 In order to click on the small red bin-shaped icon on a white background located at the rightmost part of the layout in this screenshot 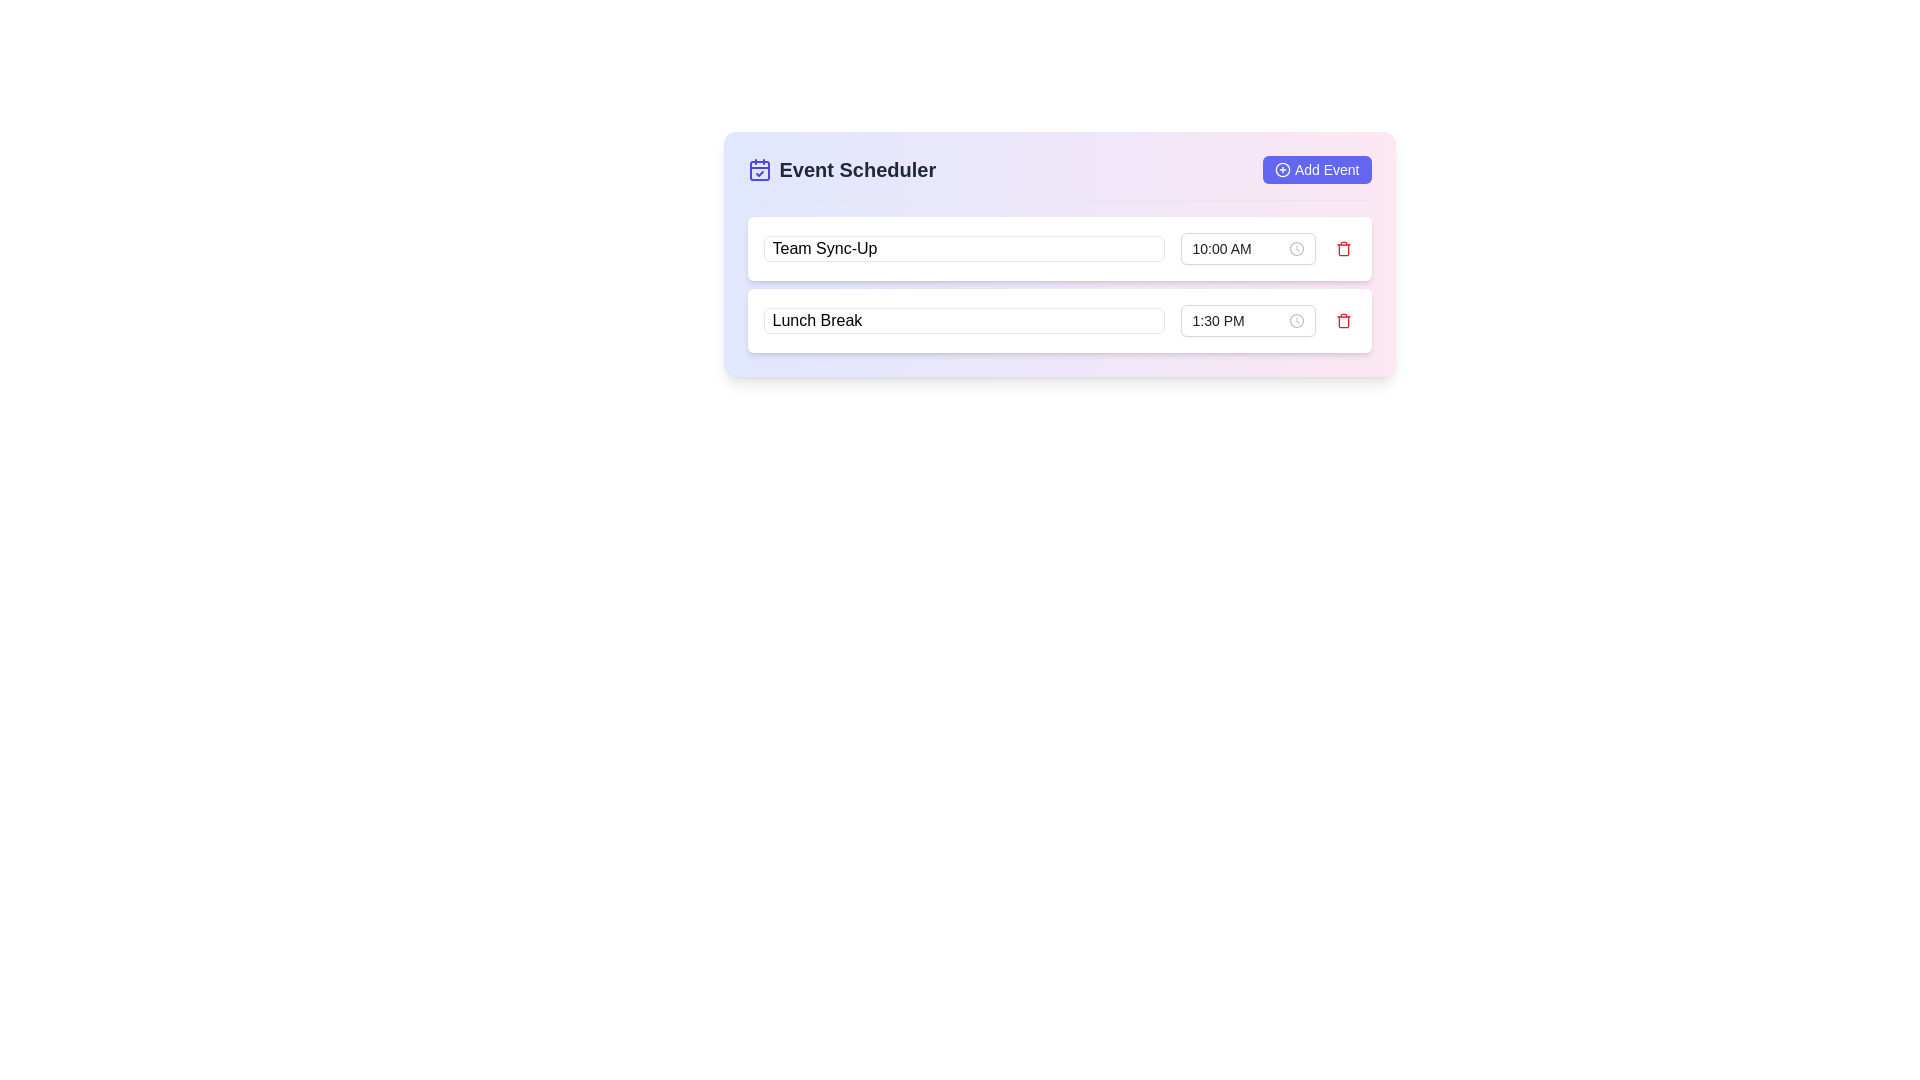, I will do `click(1343, 319)`.